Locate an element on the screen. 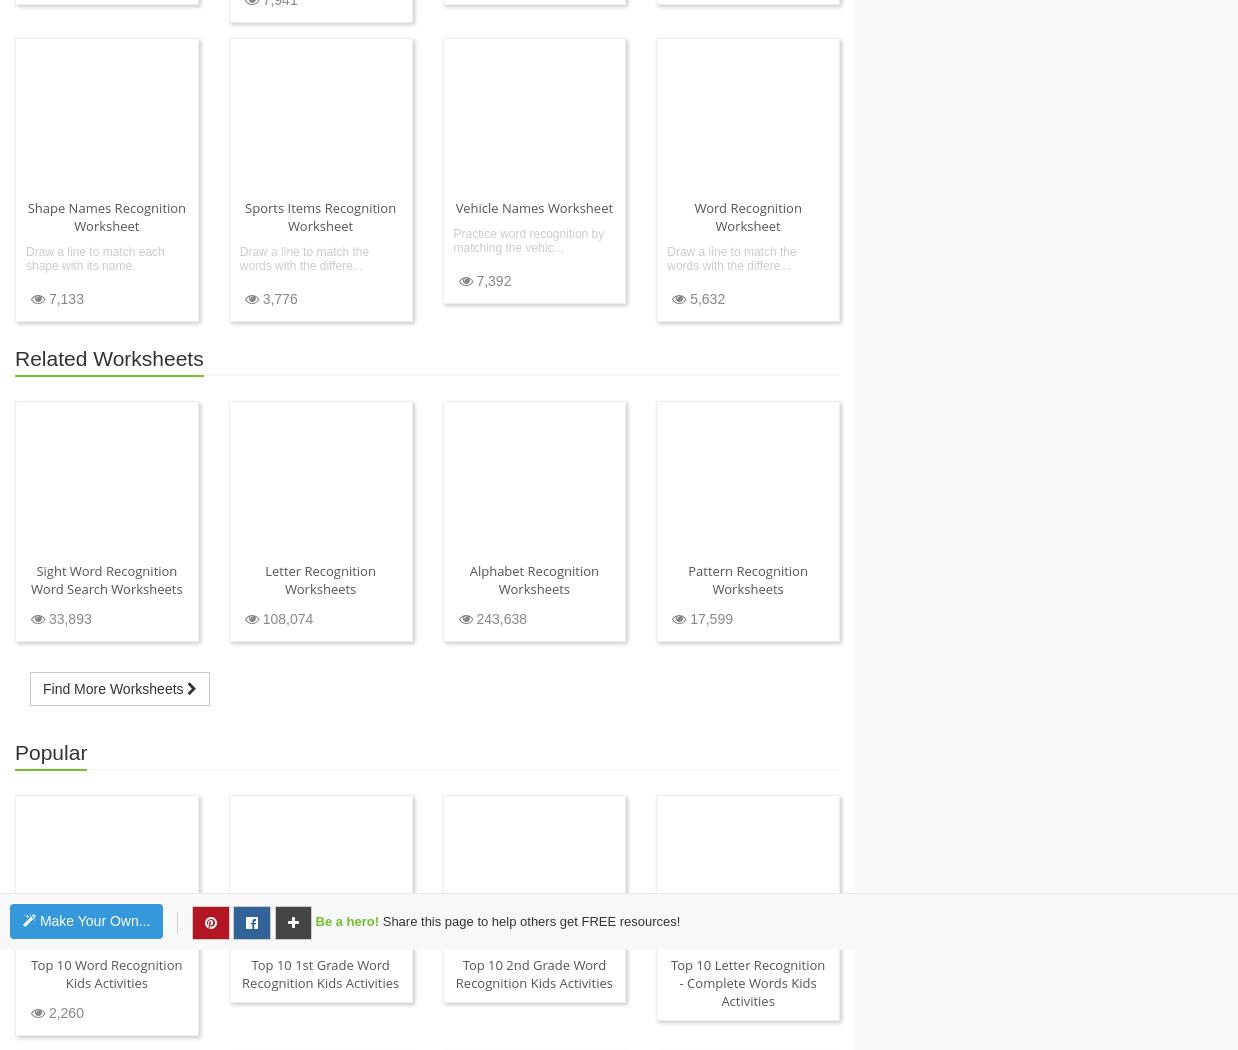  'Sports Items Recognition Worksheet' is located at coordinates (320, 214).